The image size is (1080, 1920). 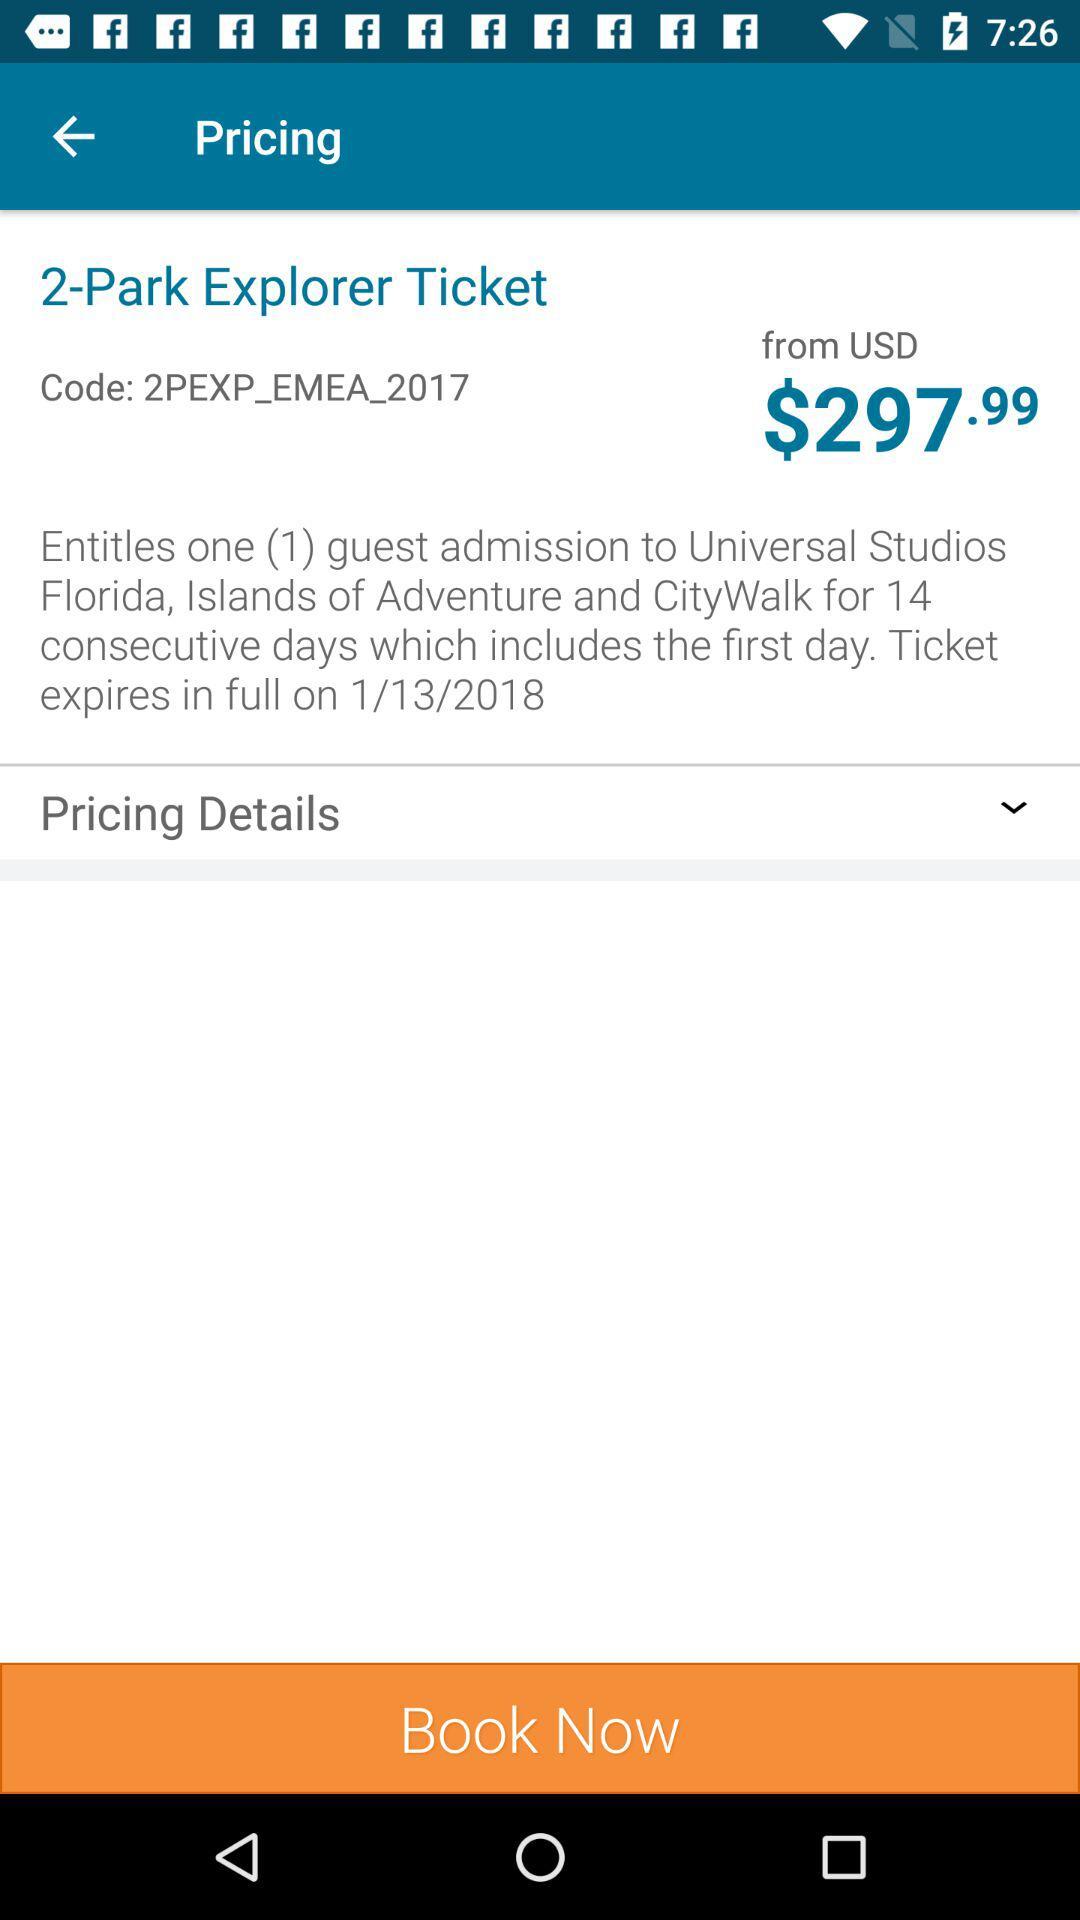 What do you see at coordinates (1014, 807) in the screenshot?
I see `open details` at bounding box center [1014, 807].